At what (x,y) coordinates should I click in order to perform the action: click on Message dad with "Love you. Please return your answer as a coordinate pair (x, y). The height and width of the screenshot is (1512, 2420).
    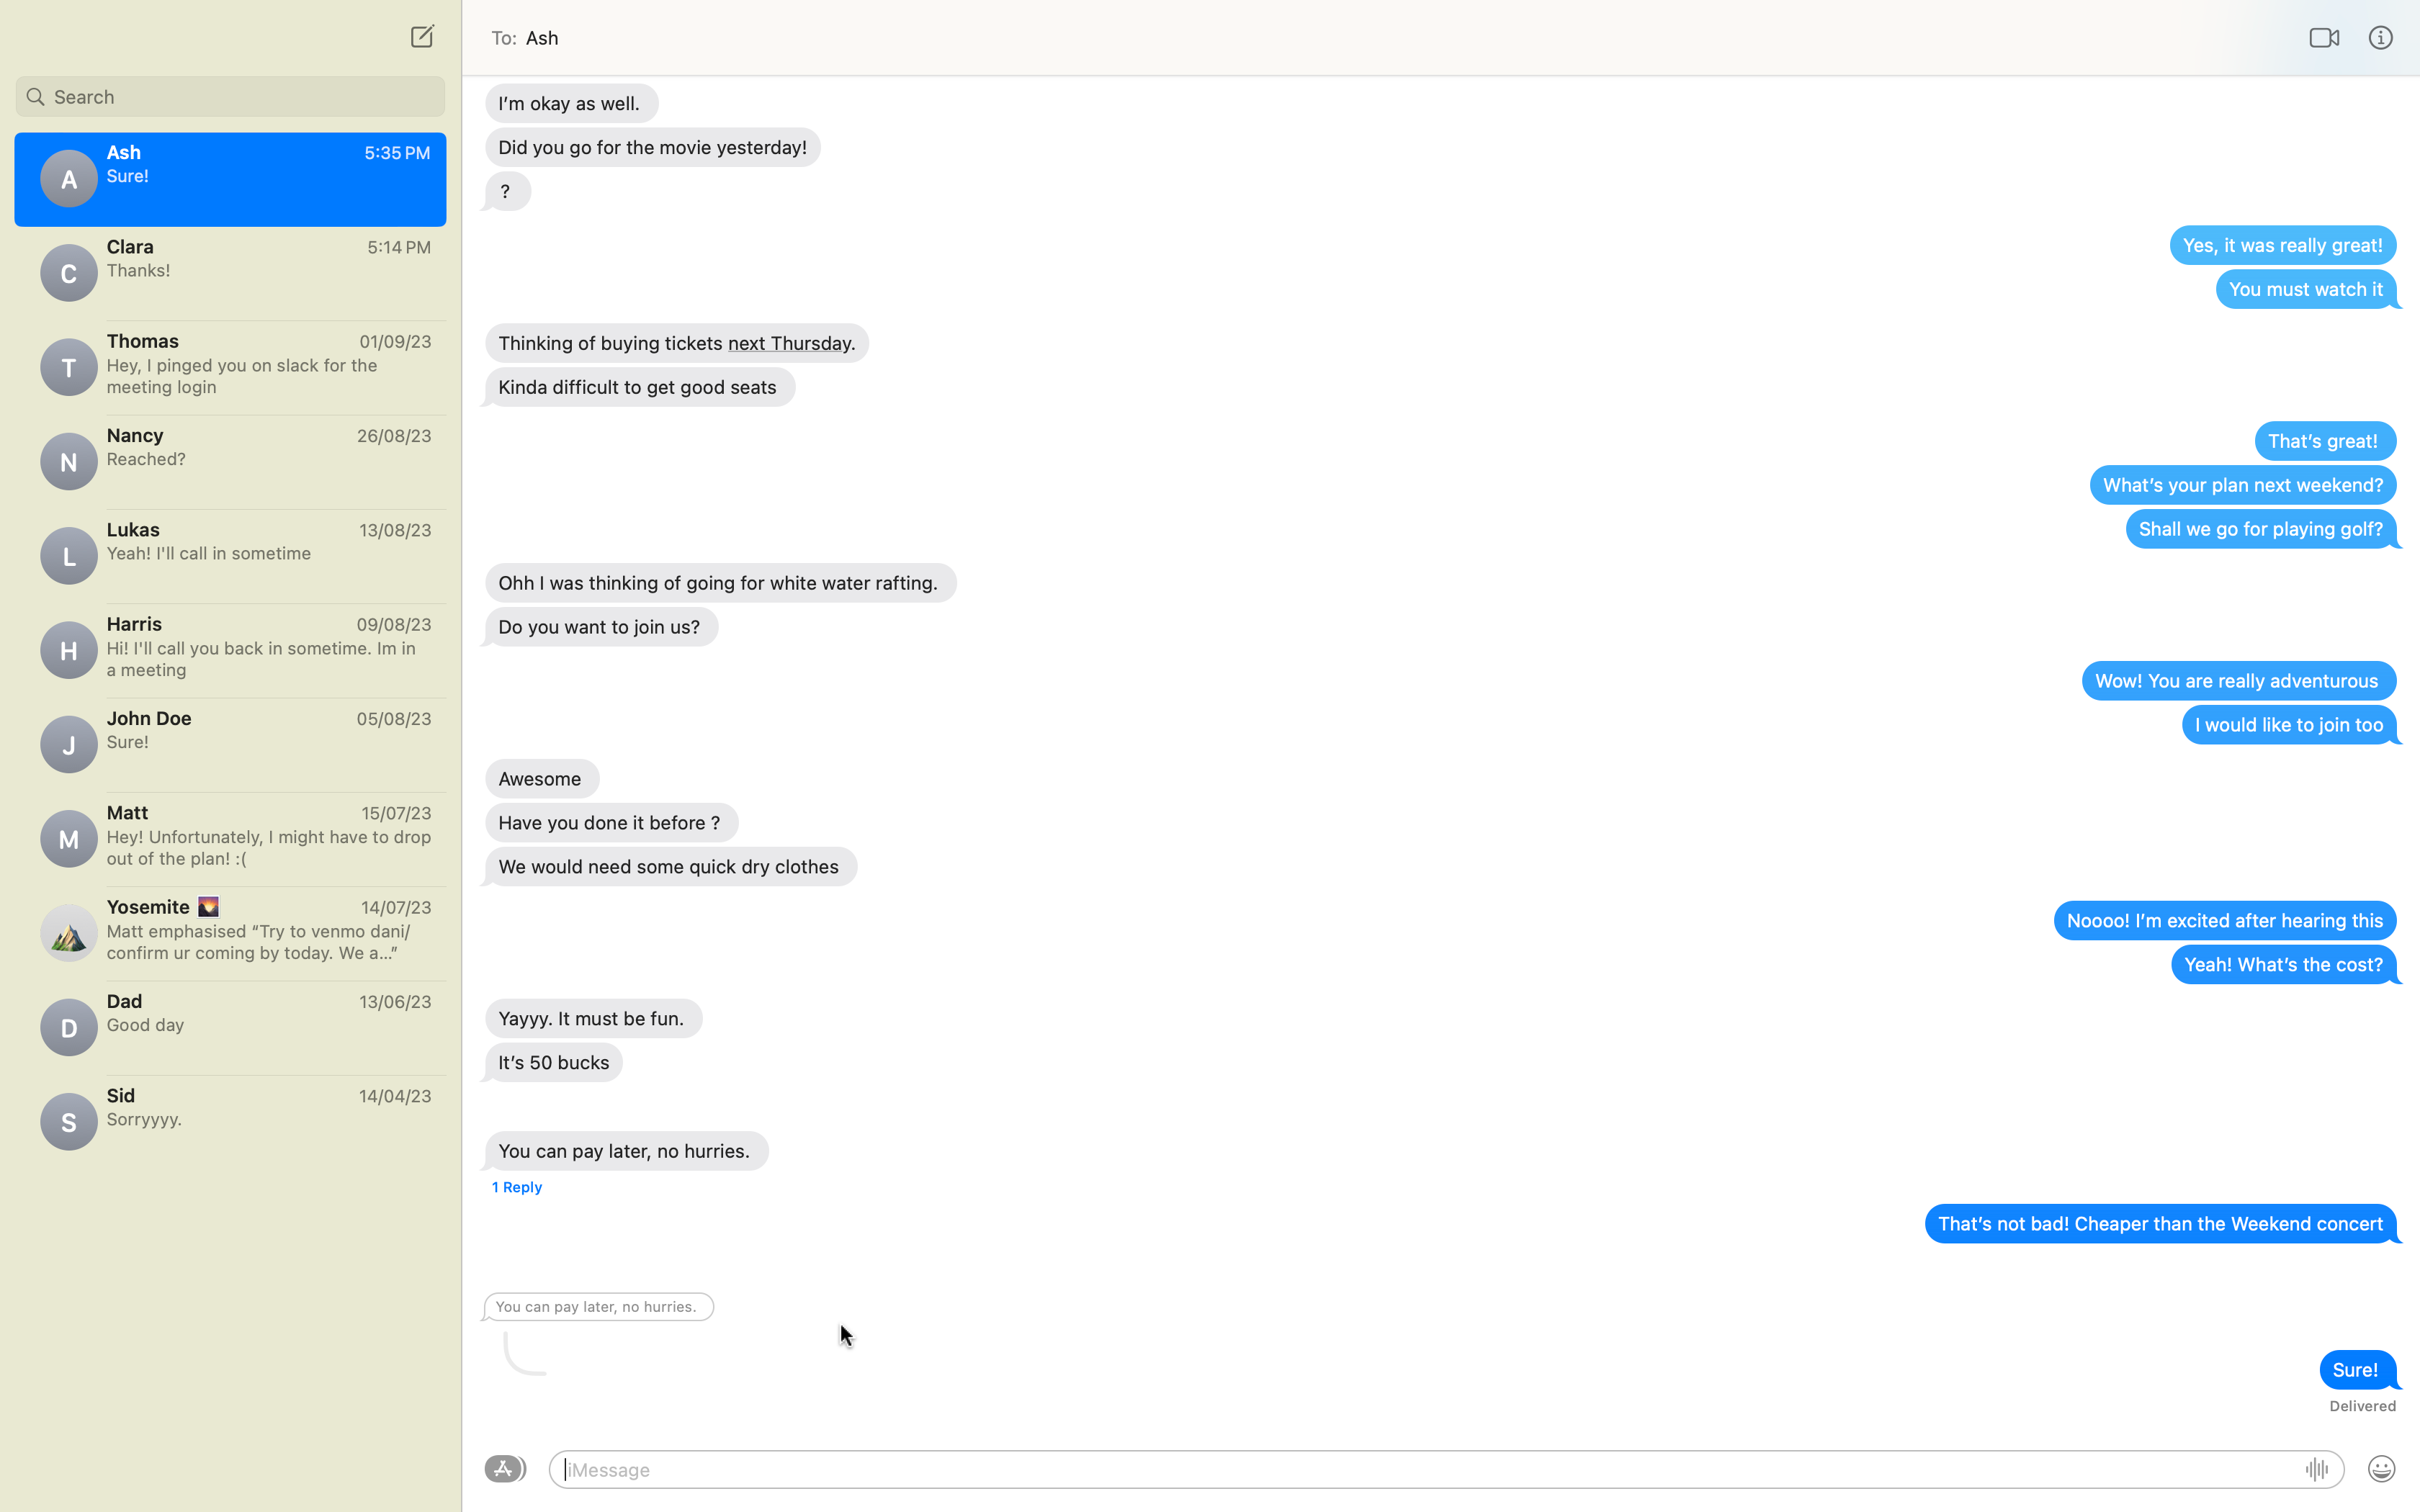
    Looking at the image, I should click on (229, 1020).